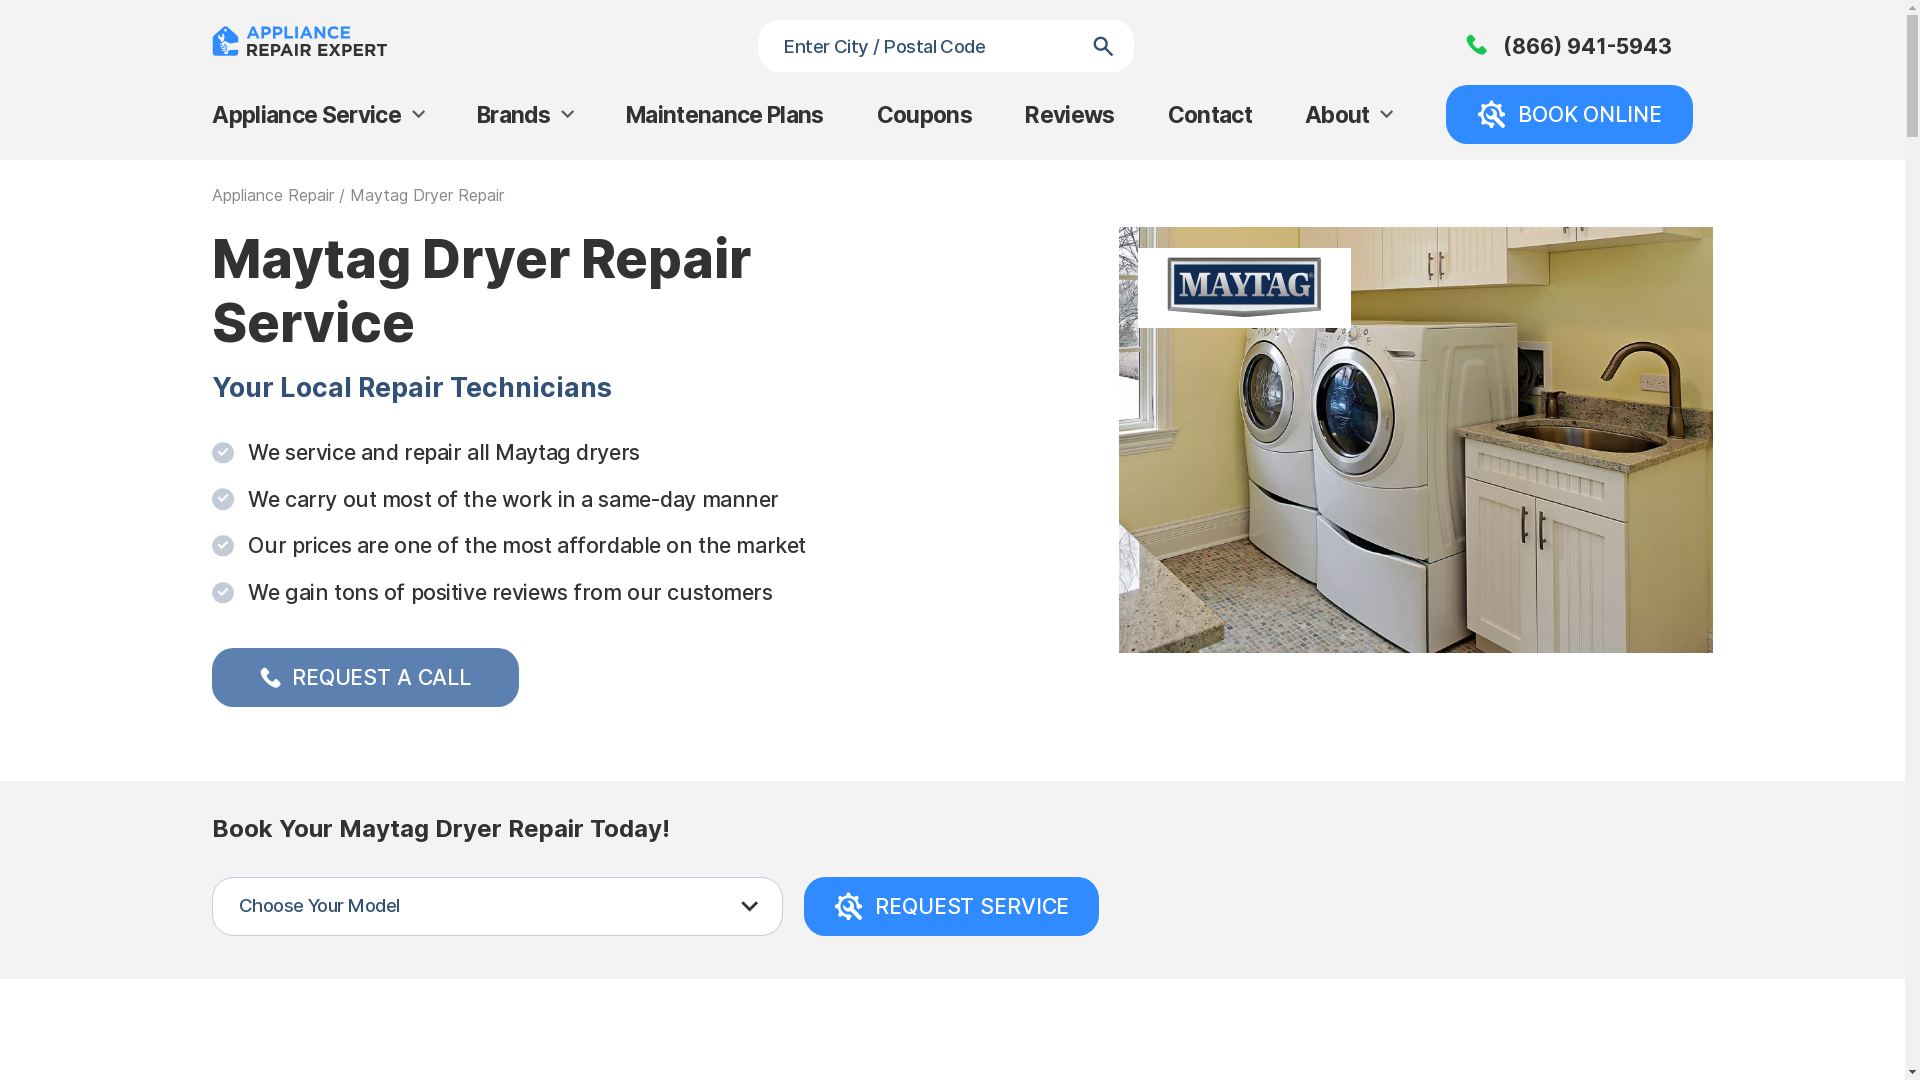  Describe the element at coordinates (272, 195) in the screenshot. I see `'Appliance Repair'` at that location.